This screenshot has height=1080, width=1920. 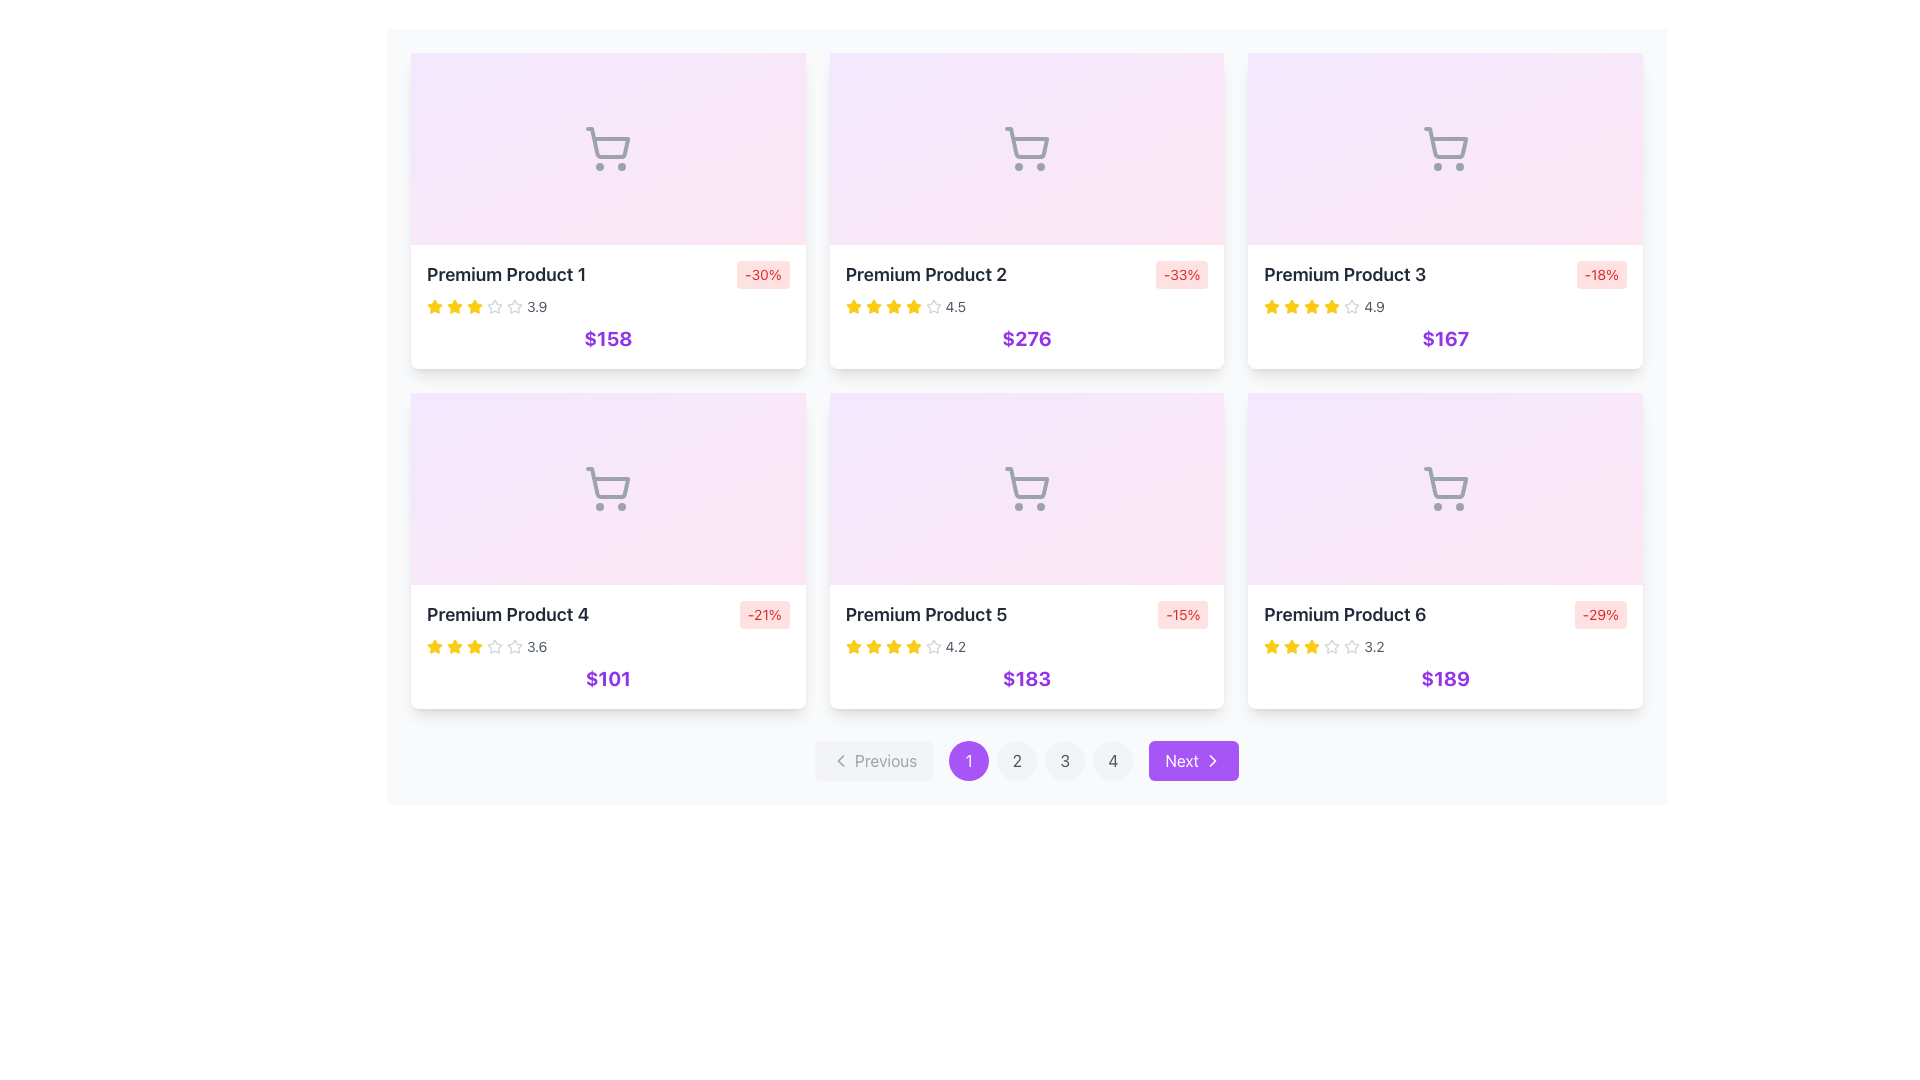 What do you see at coordinates (873, 306) in the screenshot?
I see `the second star icon in the rating display of the Premium Product 2 card, which is styled with a yellow fill and outlined, located at the top center of the grid` at bounding box center [873, 306].